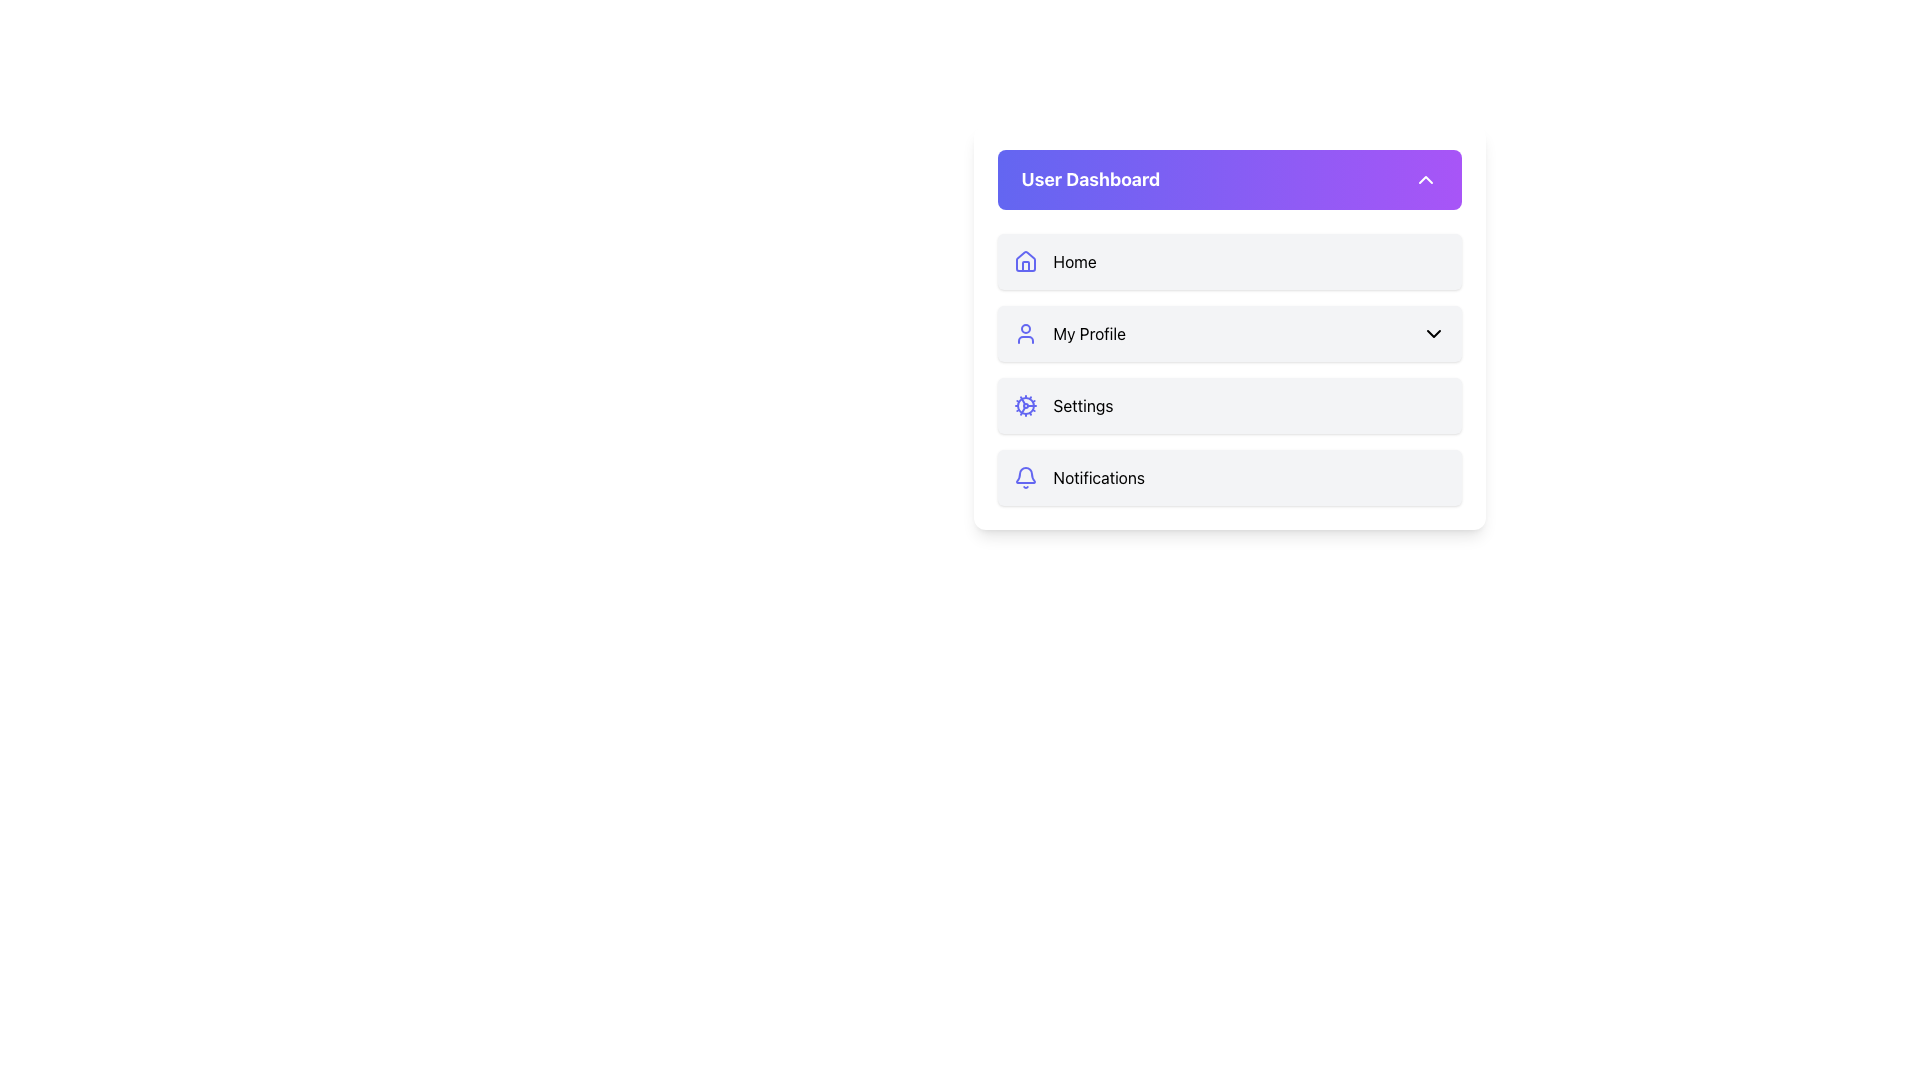  Describe the element at coordinates (1025, 333) in the screenshot. I see `the user profile icon in the 'My Profile' menu, which is styled in a simple line-art format with rounded edges and rendered in blue` at that location.